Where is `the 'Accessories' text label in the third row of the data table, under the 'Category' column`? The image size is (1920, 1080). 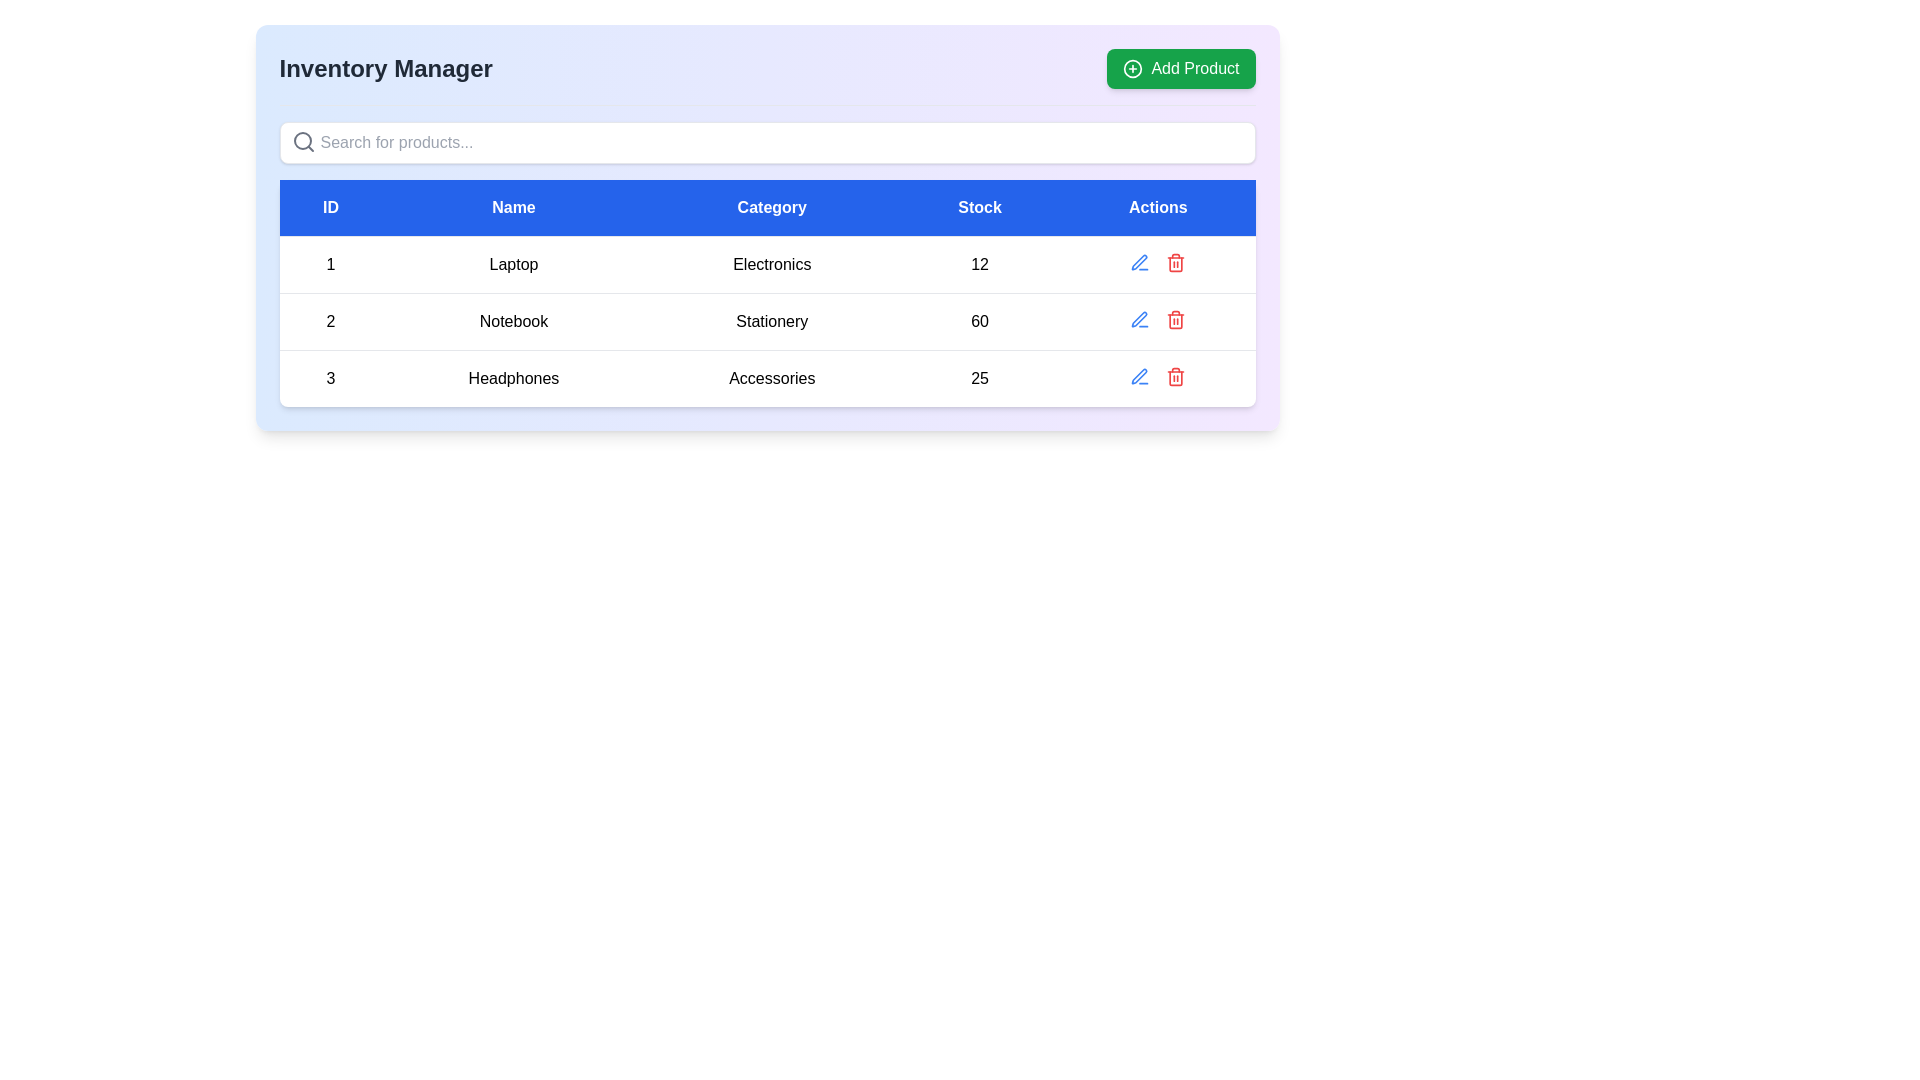 the 'Accessories' text label in the third row of the data table, under the 'Category' column is located at coordinates (771, 378).